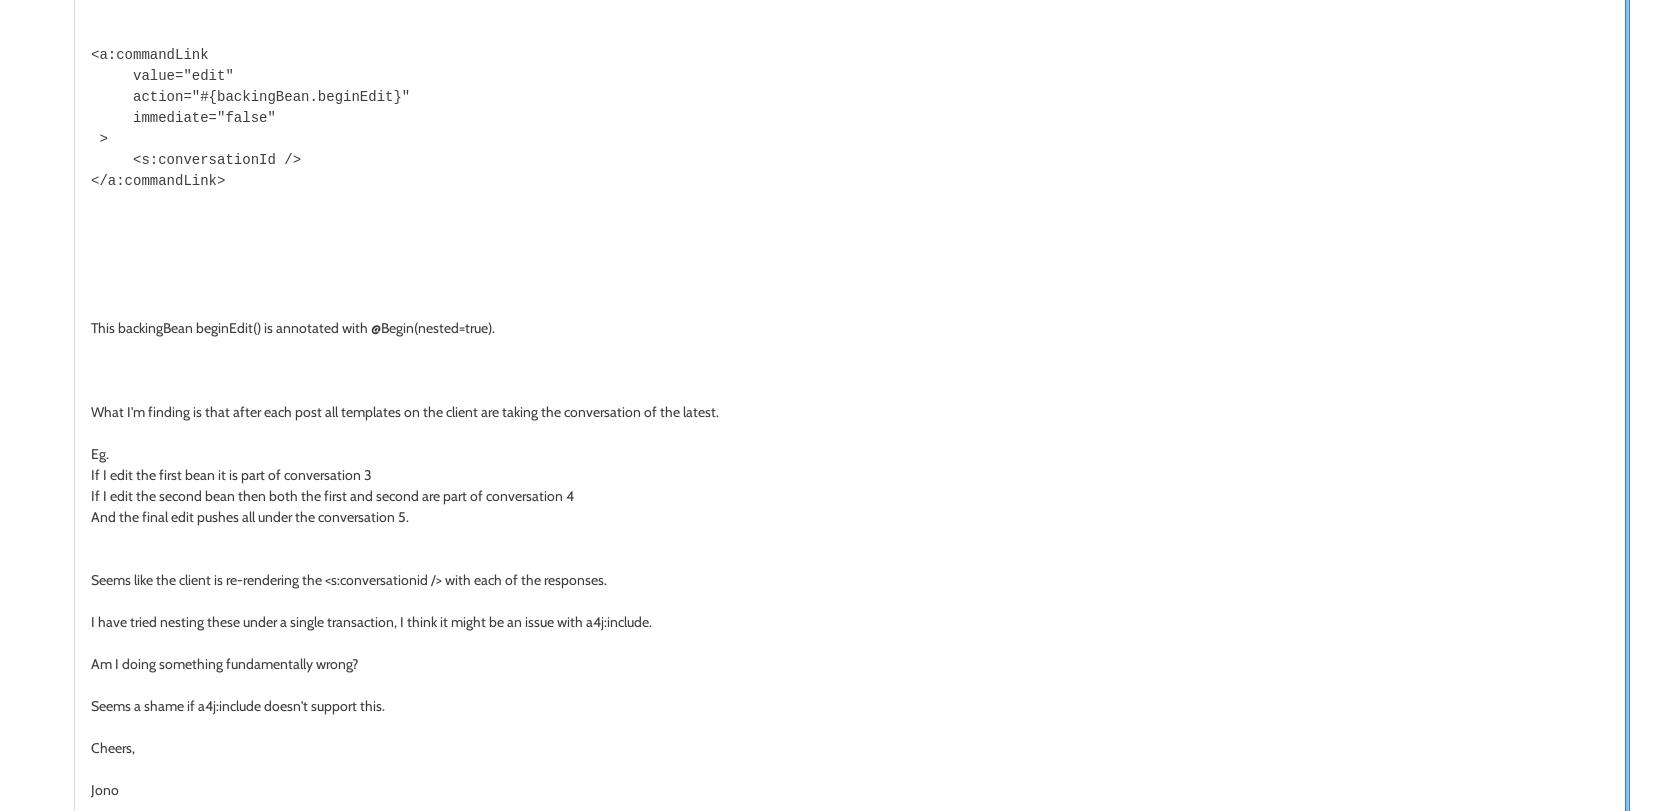 This screenshot has height=811, width=1670. I want to click on 'beginEdit()', so click(228, 326).